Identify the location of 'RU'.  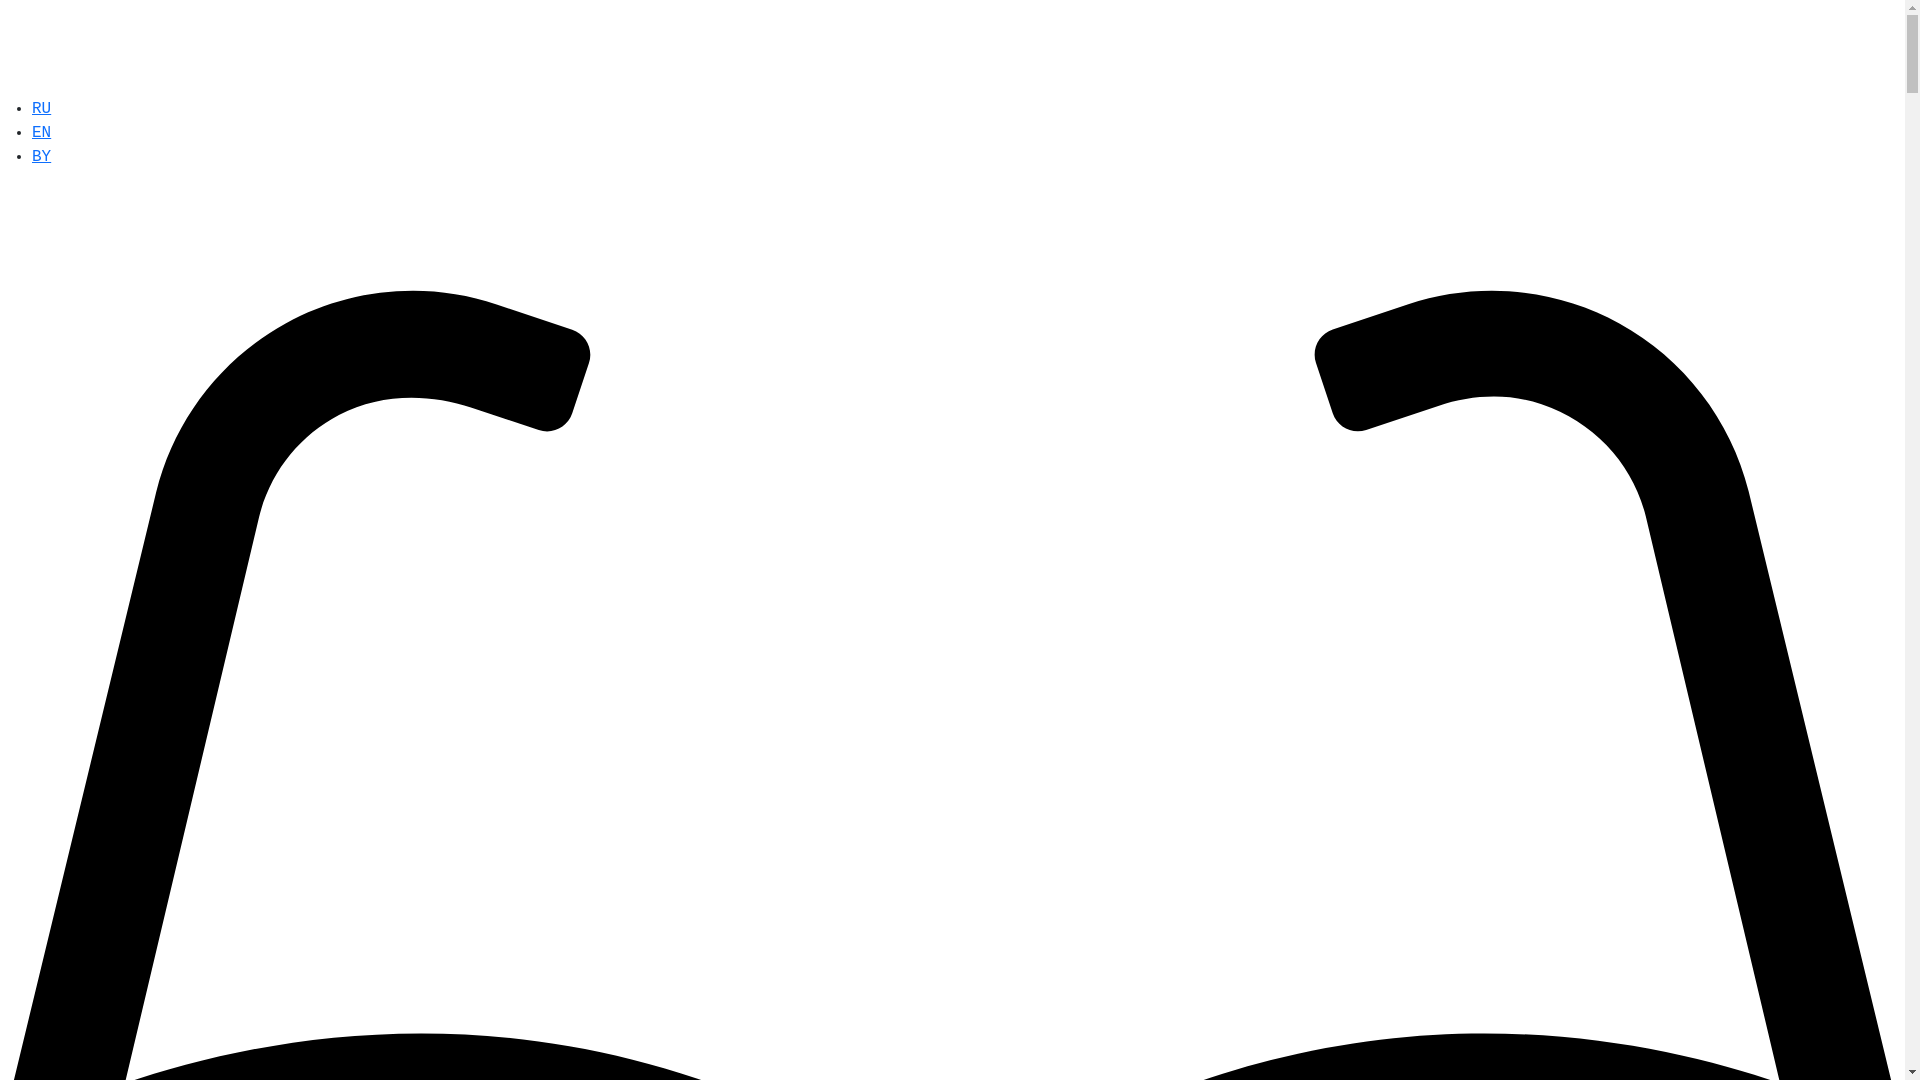
(32, 108).